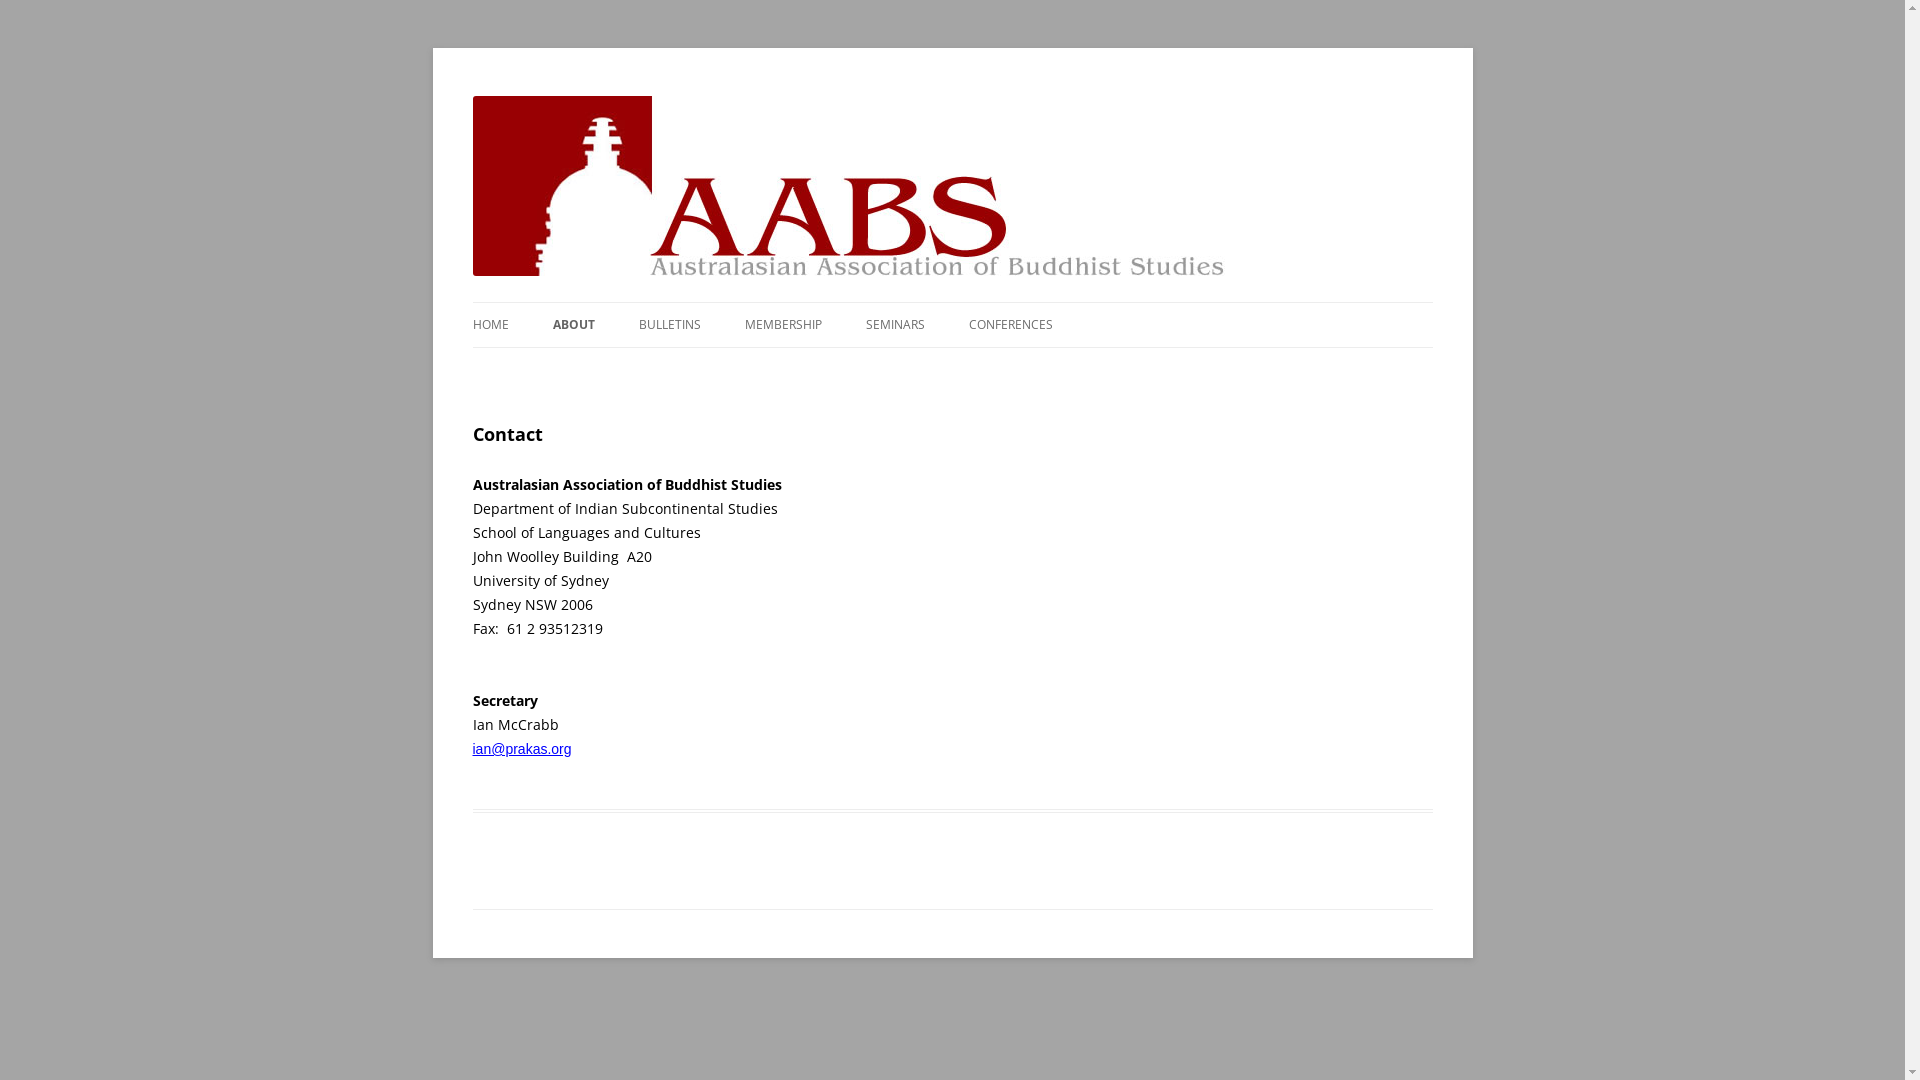 This screenshot has height=1080, width=1920. Describe the element at coordinates (894, 323) in the screenshot. I see `'SEMINARS'` at that location.